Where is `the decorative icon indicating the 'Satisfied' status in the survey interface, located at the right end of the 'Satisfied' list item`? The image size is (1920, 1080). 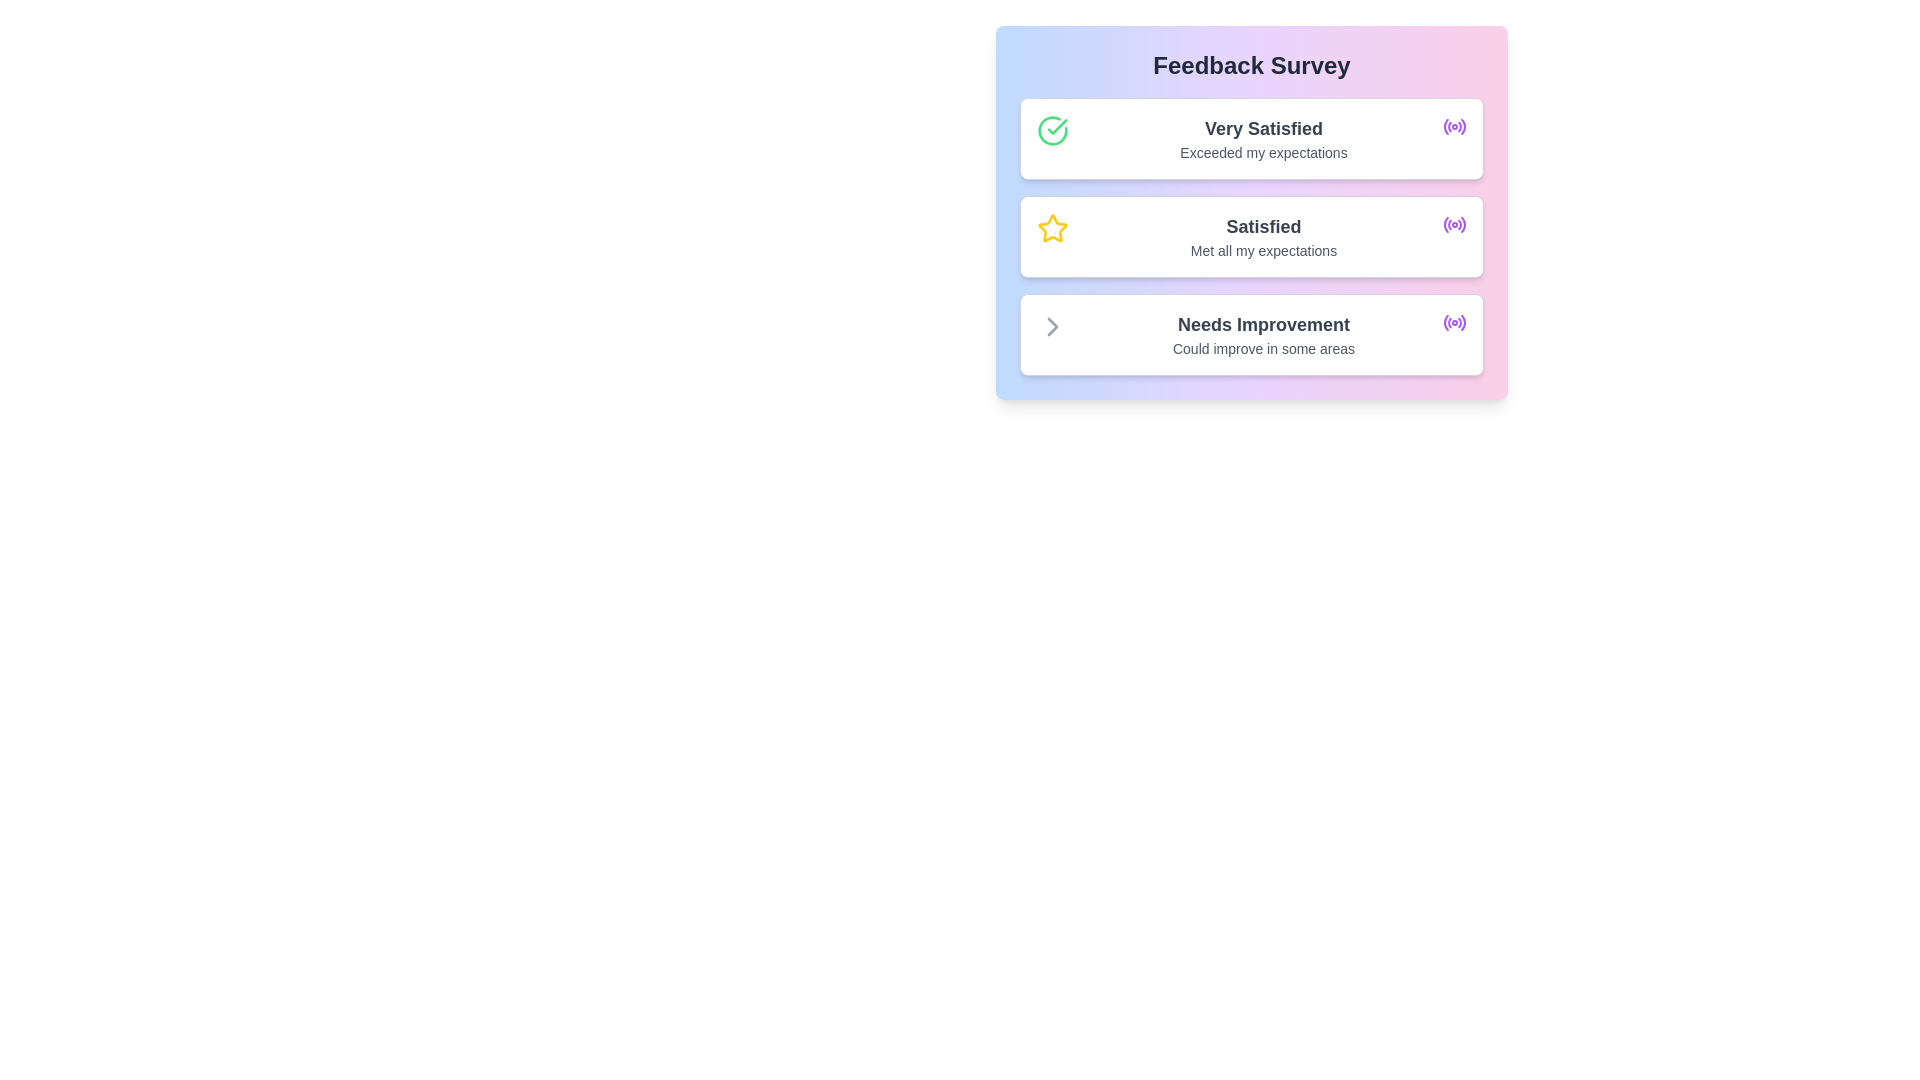
the decorative icon indicating the 'Satisfied' status in the survey interface, located at the right end of the 'Satisfied' list item is located at coordinates (1454, 224).